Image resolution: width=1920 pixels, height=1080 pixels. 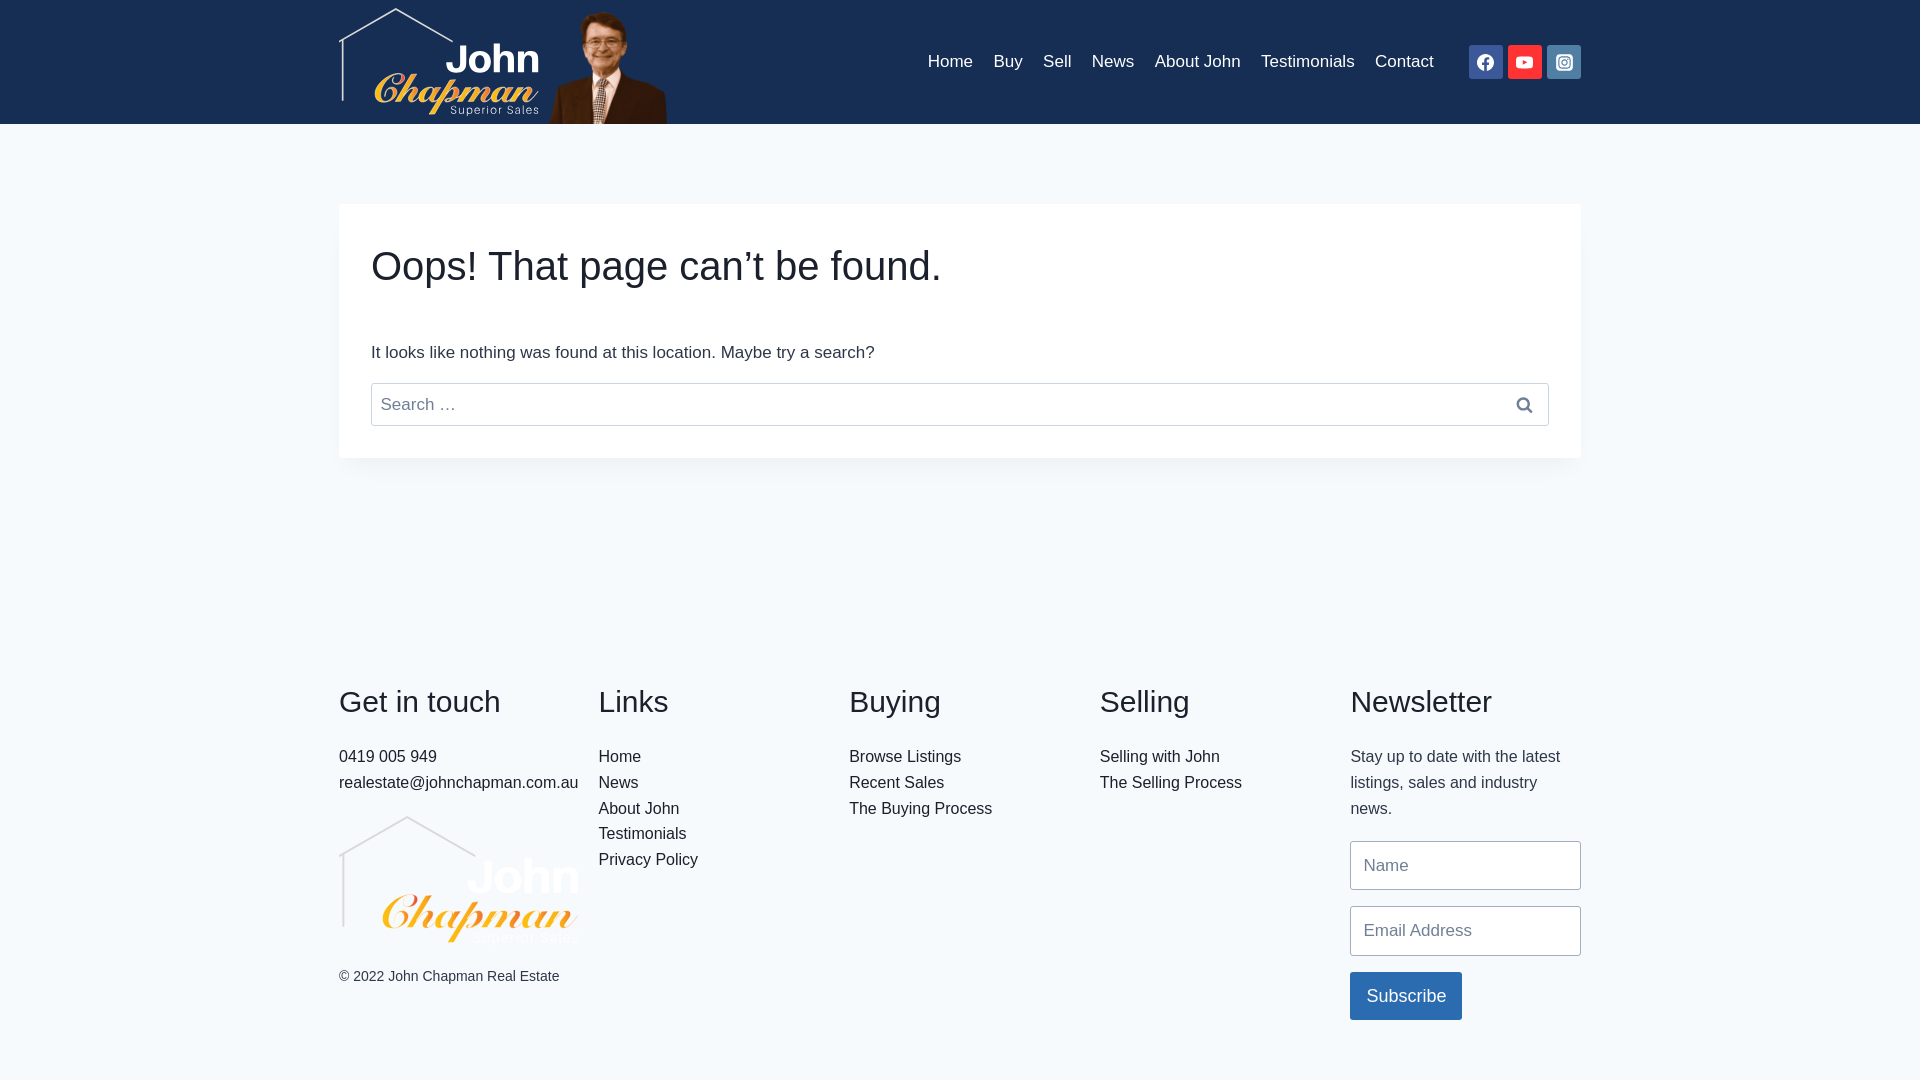 What do you see at coordinates (1522, 404) in the screenshot?
I see `'Search'` at bounding box center [1522, 404].